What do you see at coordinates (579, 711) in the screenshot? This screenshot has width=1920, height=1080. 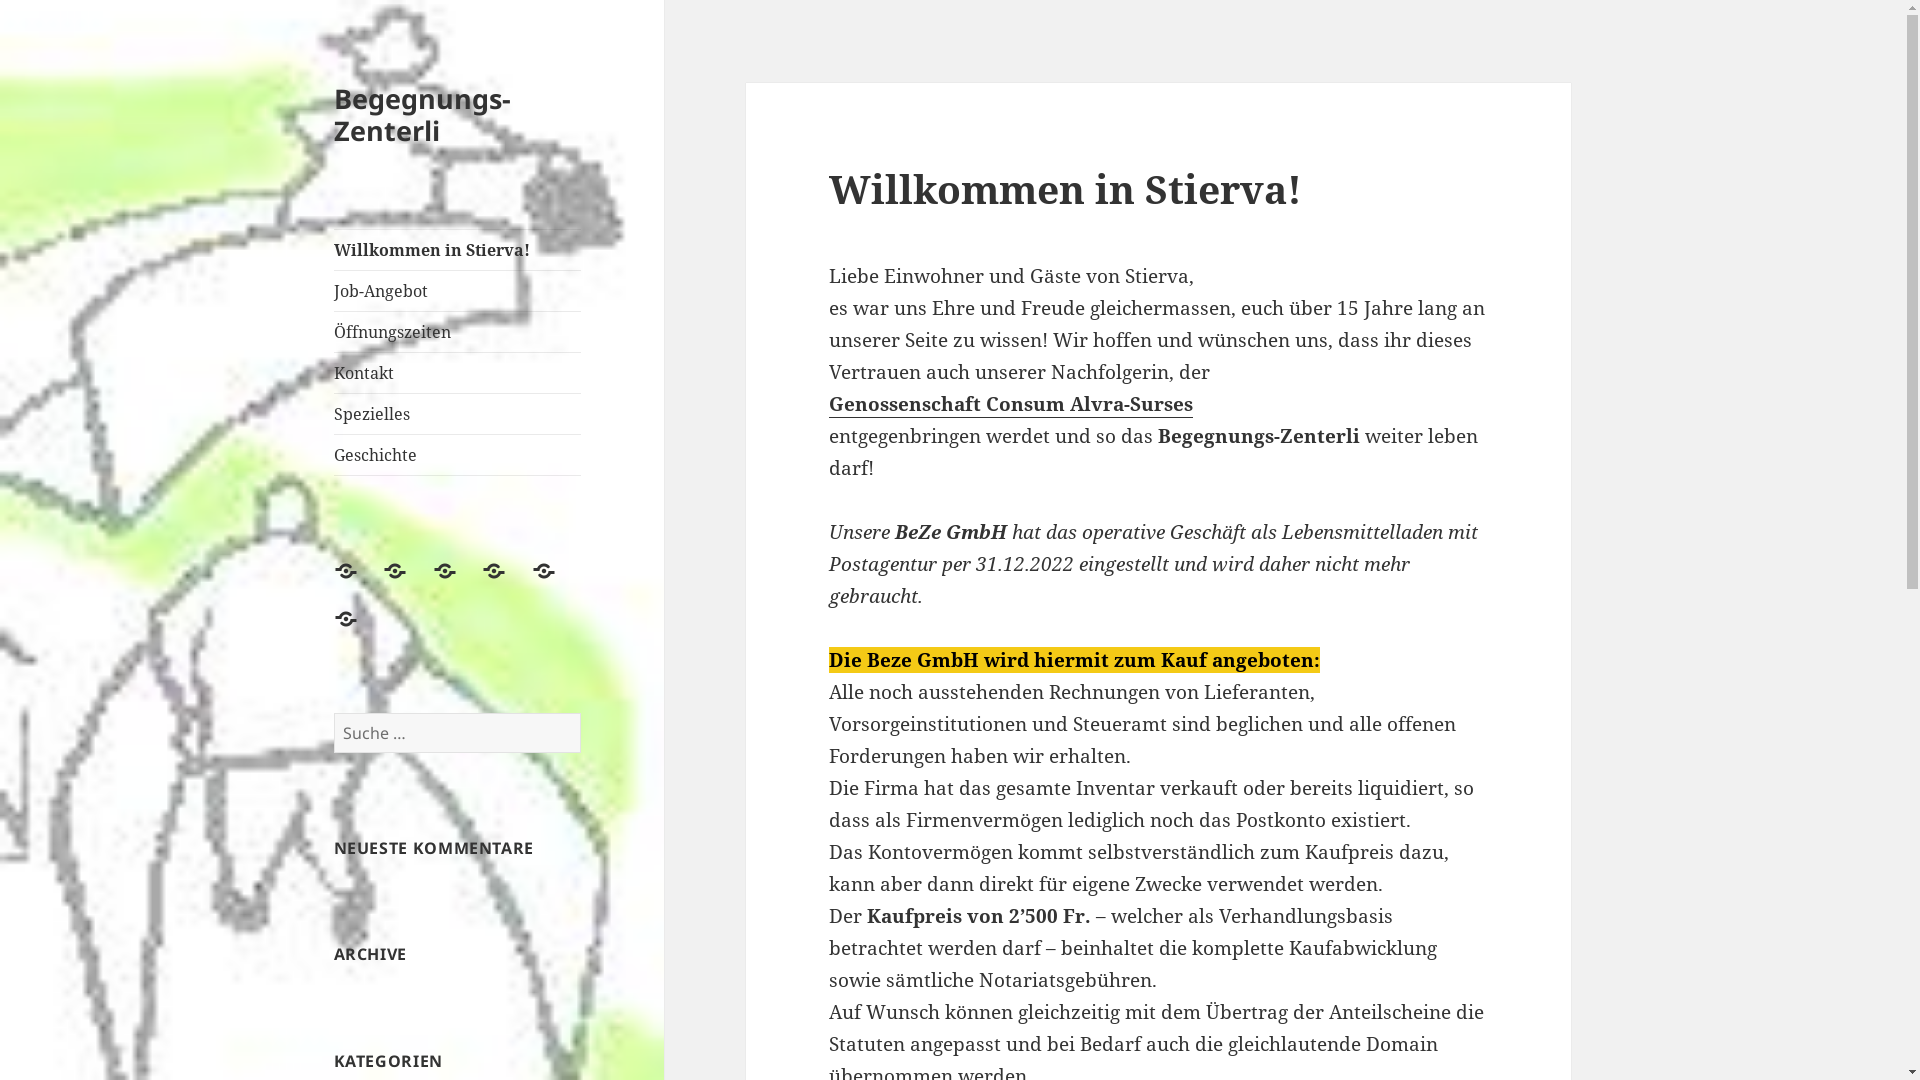 I see `'Suche'` at bounding box center [579, 711].